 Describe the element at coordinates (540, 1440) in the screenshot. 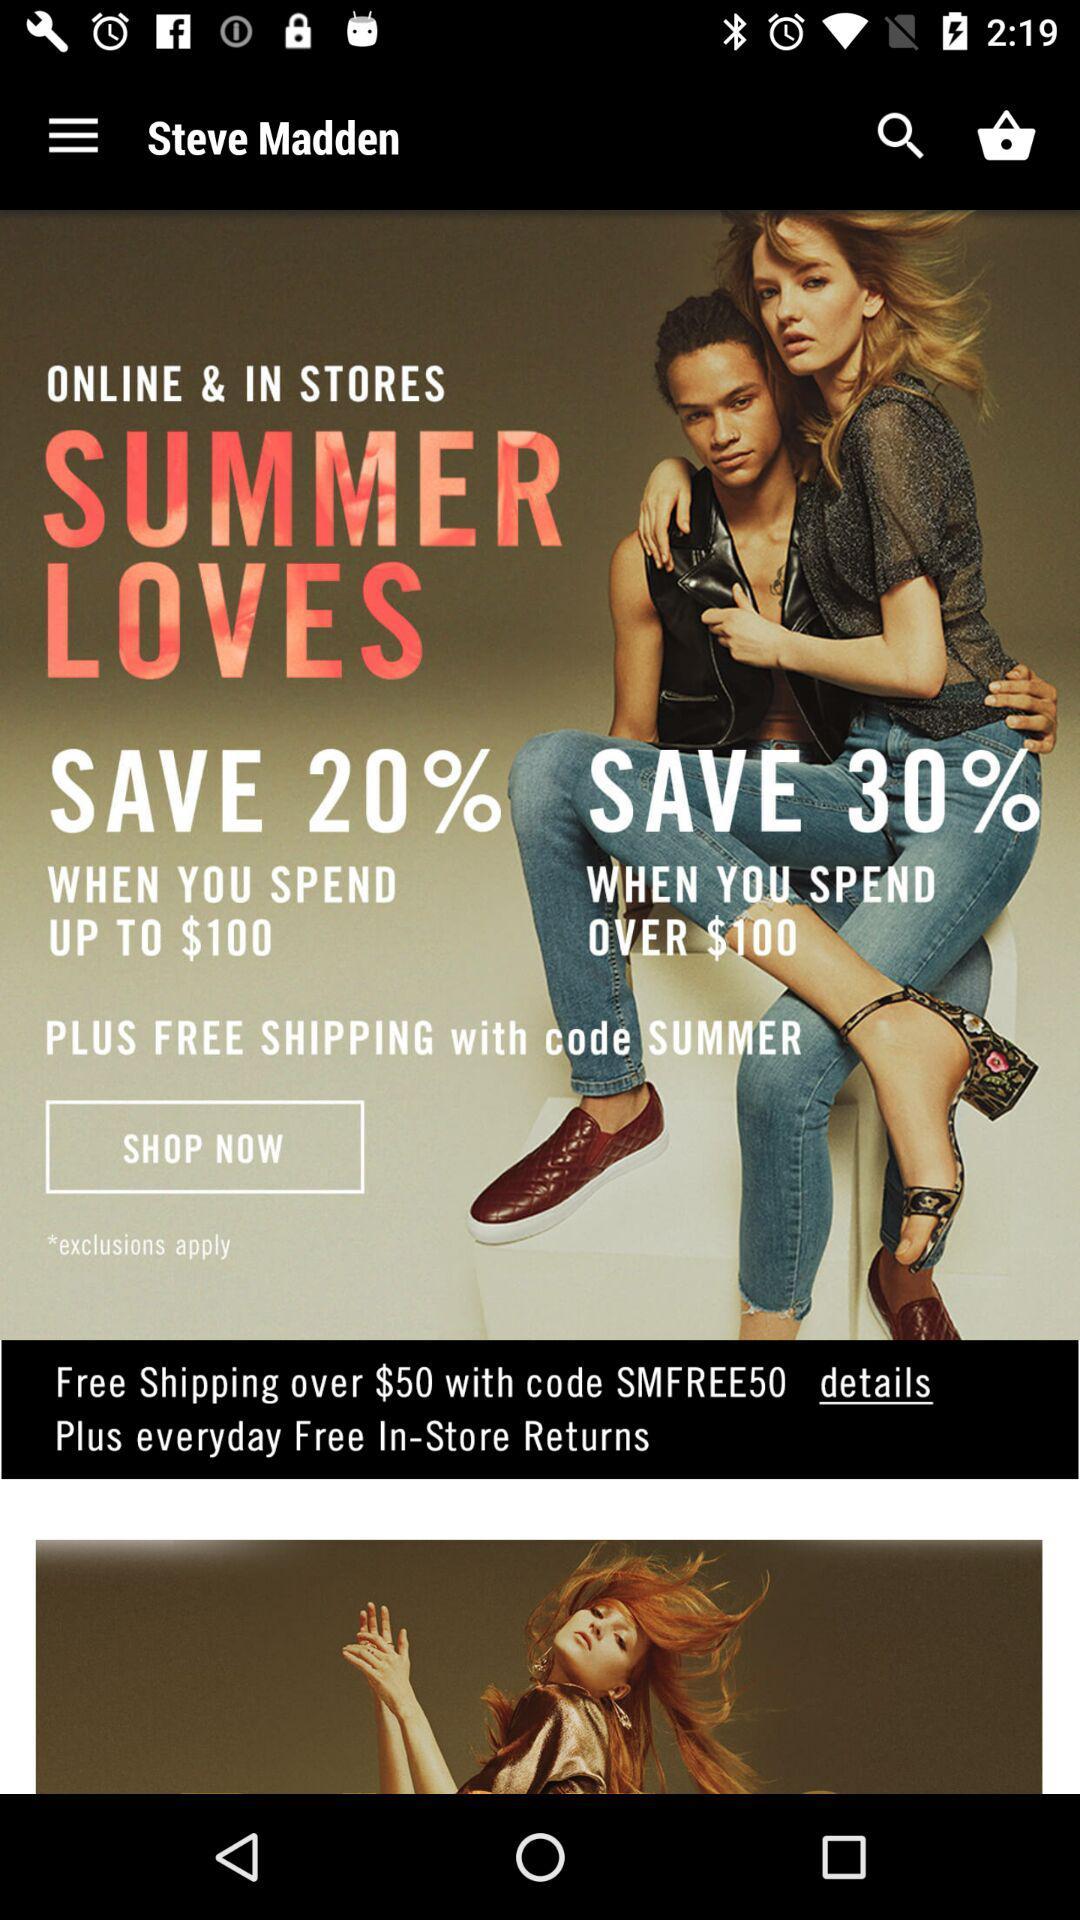

I see `details` at that location.